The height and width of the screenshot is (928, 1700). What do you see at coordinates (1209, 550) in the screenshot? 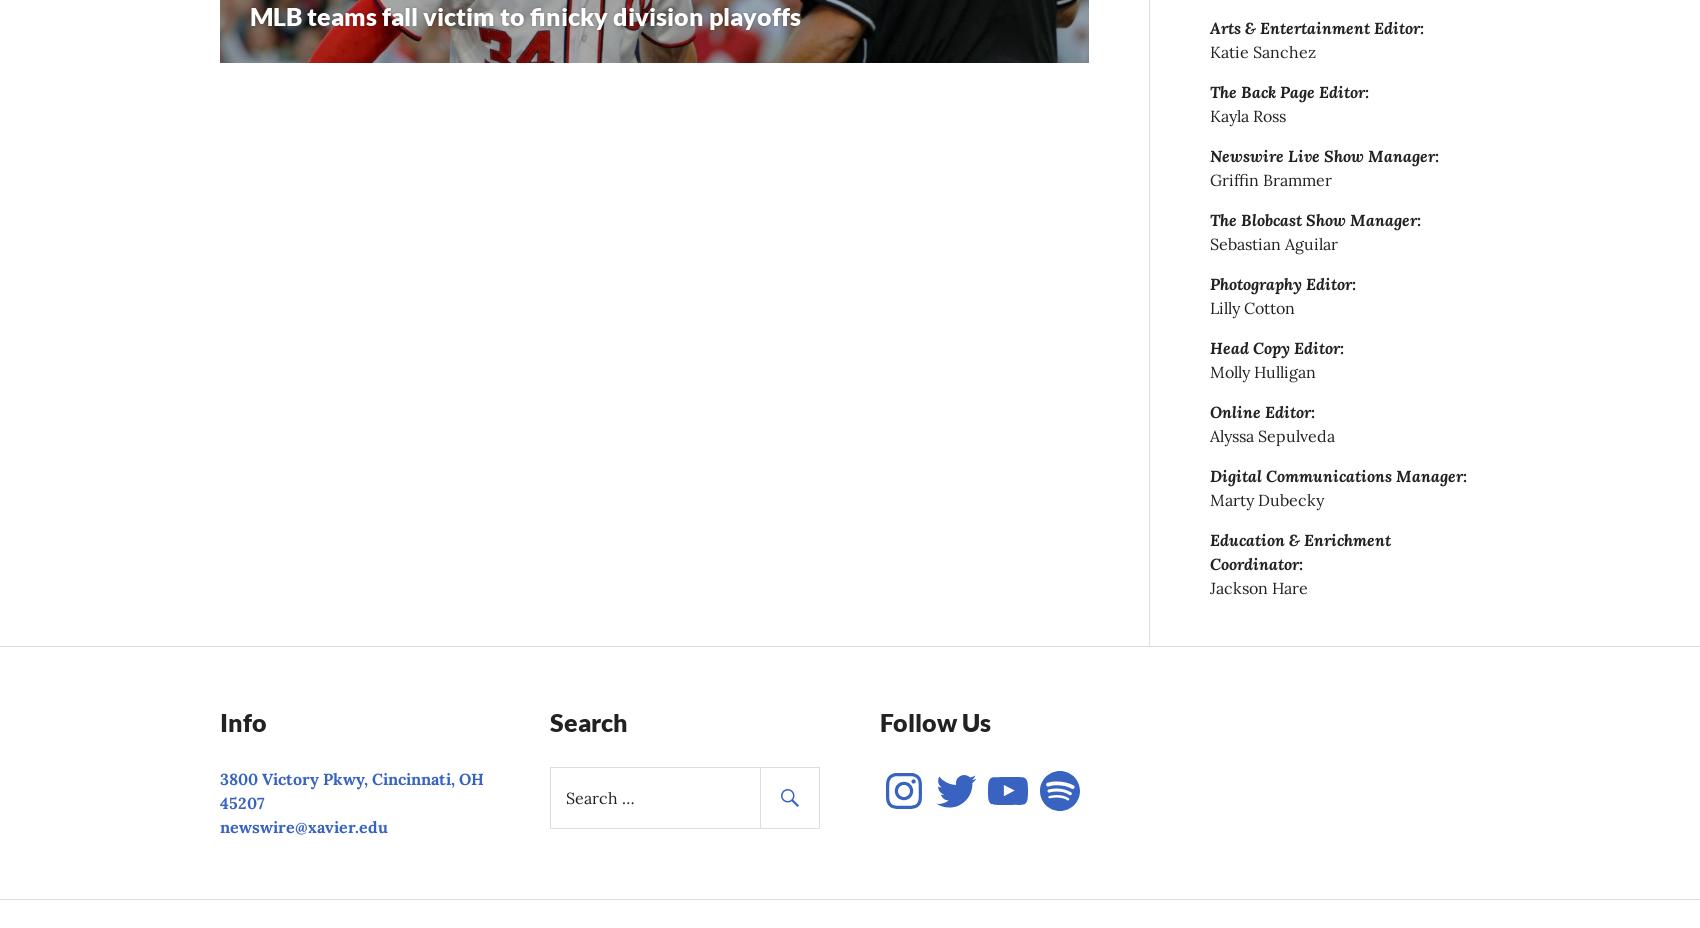
I see `'Education & Enrichment Coordinator:'` at bounding box center [1209, 550].